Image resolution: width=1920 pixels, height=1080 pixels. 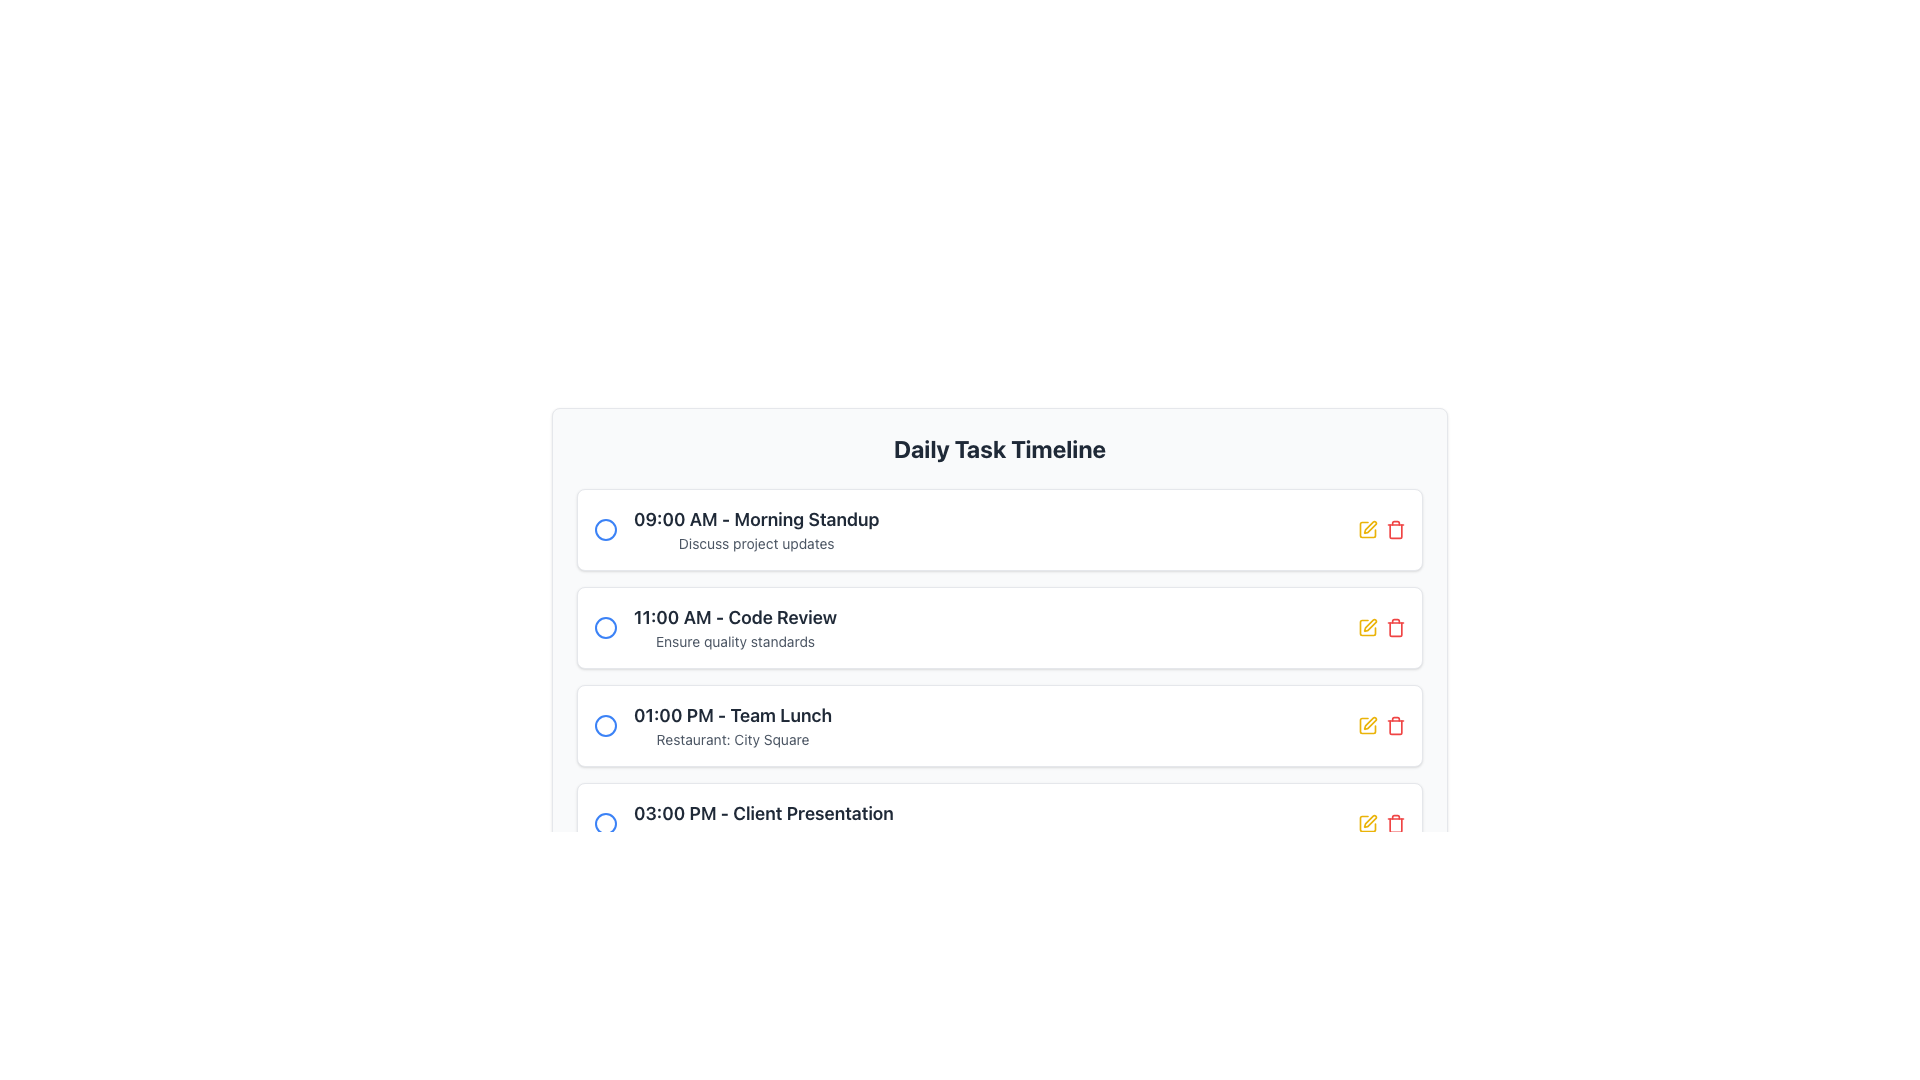 I want to click on the blue circular icon with a white center, which is part of the task entry for '11:00 AM - Code Review'. This icon is the second occurrence in the task list and is located to the left of the task title, so click(x=604, y=627).